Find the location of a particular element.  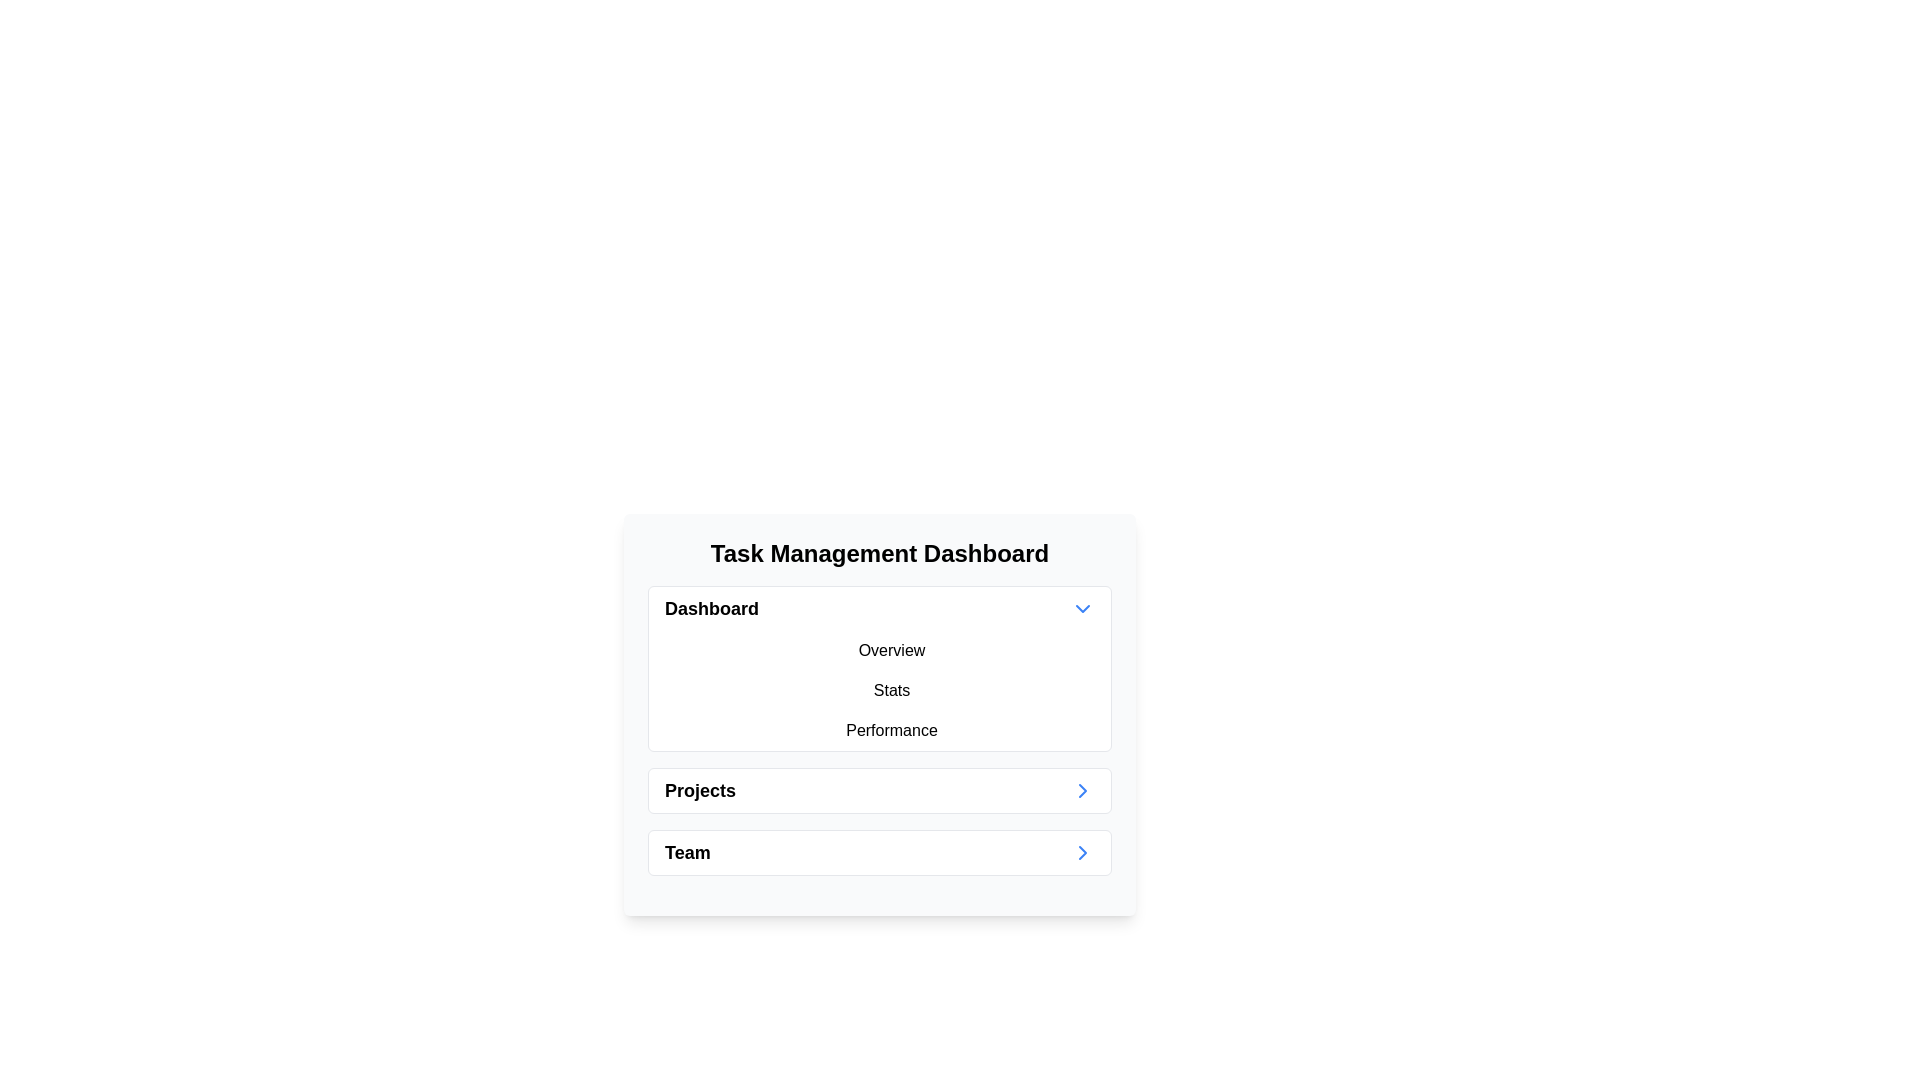

the chevron icon located to the right of the 'Projects' label in the second row of the menu is located at coordinates (1082, 789).